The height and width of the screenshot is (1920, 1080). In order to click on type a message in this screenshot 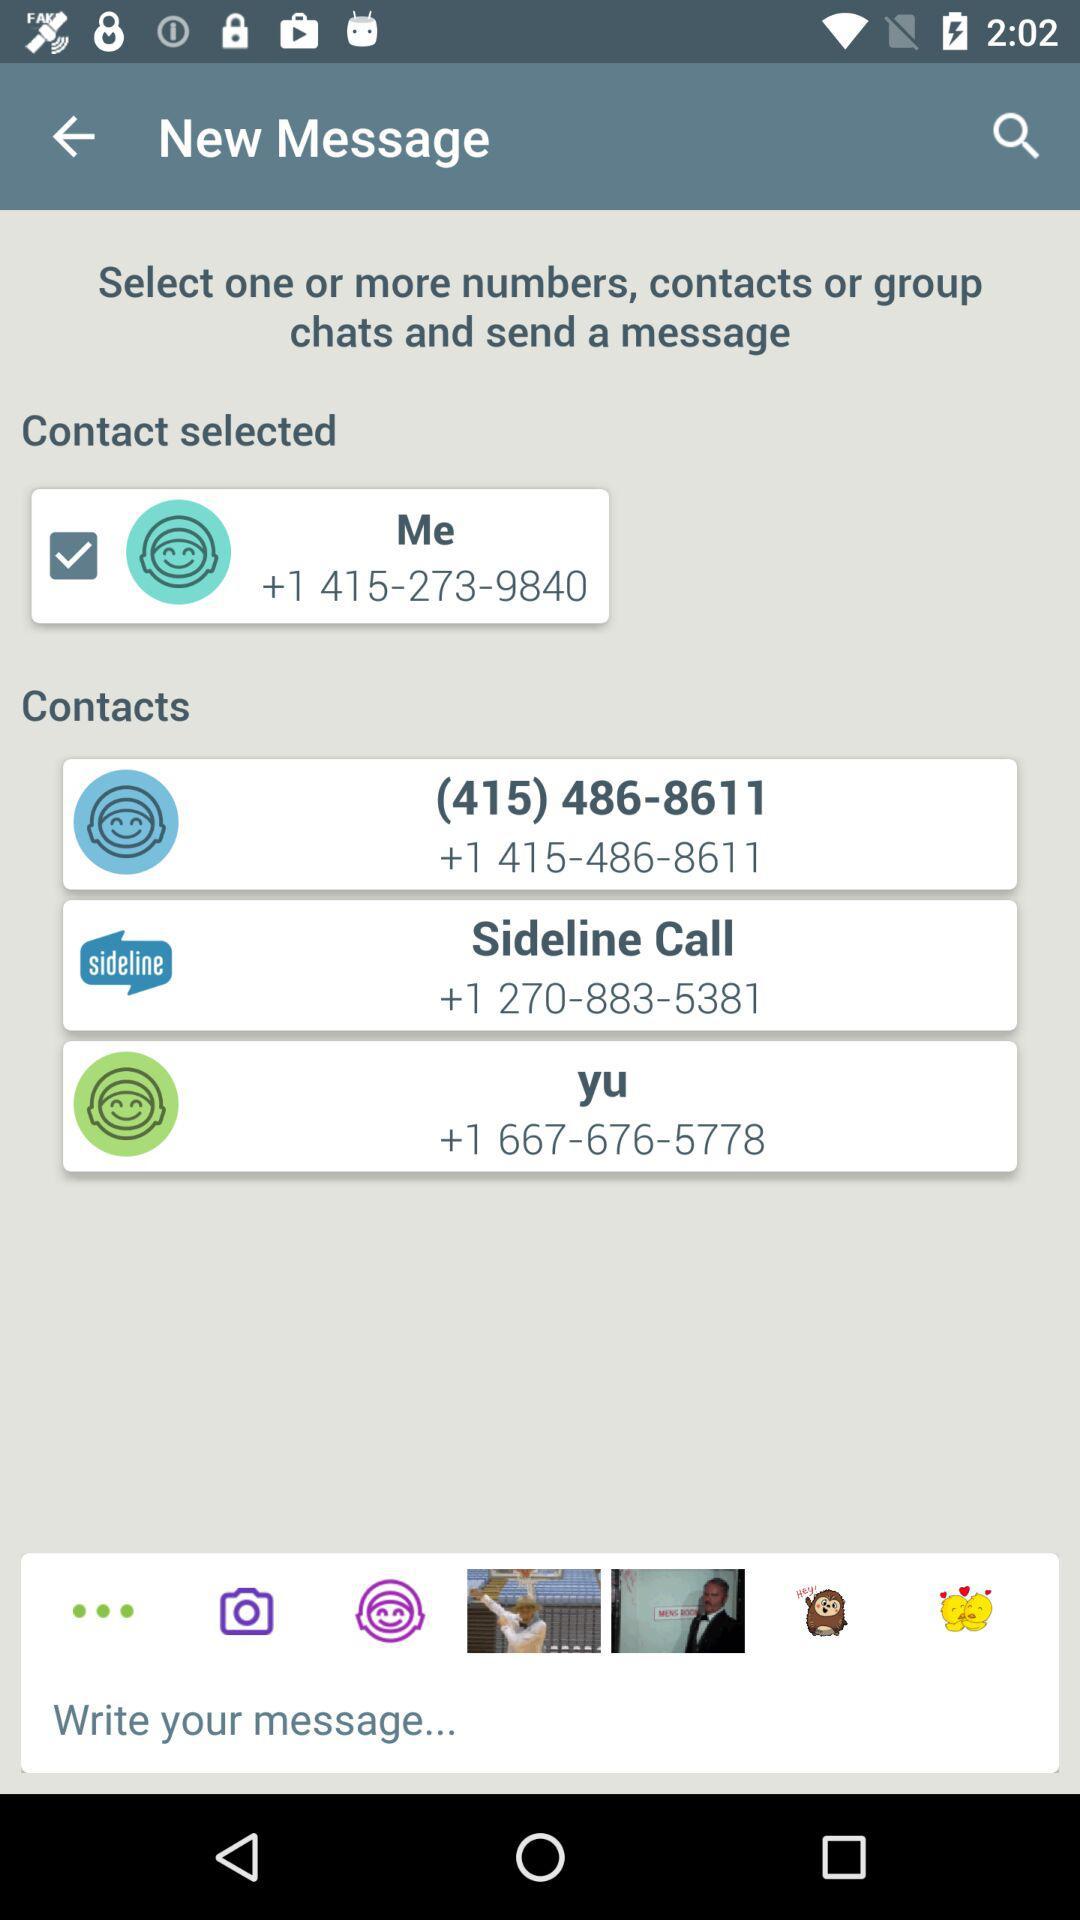, I will do `click(540, 1717)`.